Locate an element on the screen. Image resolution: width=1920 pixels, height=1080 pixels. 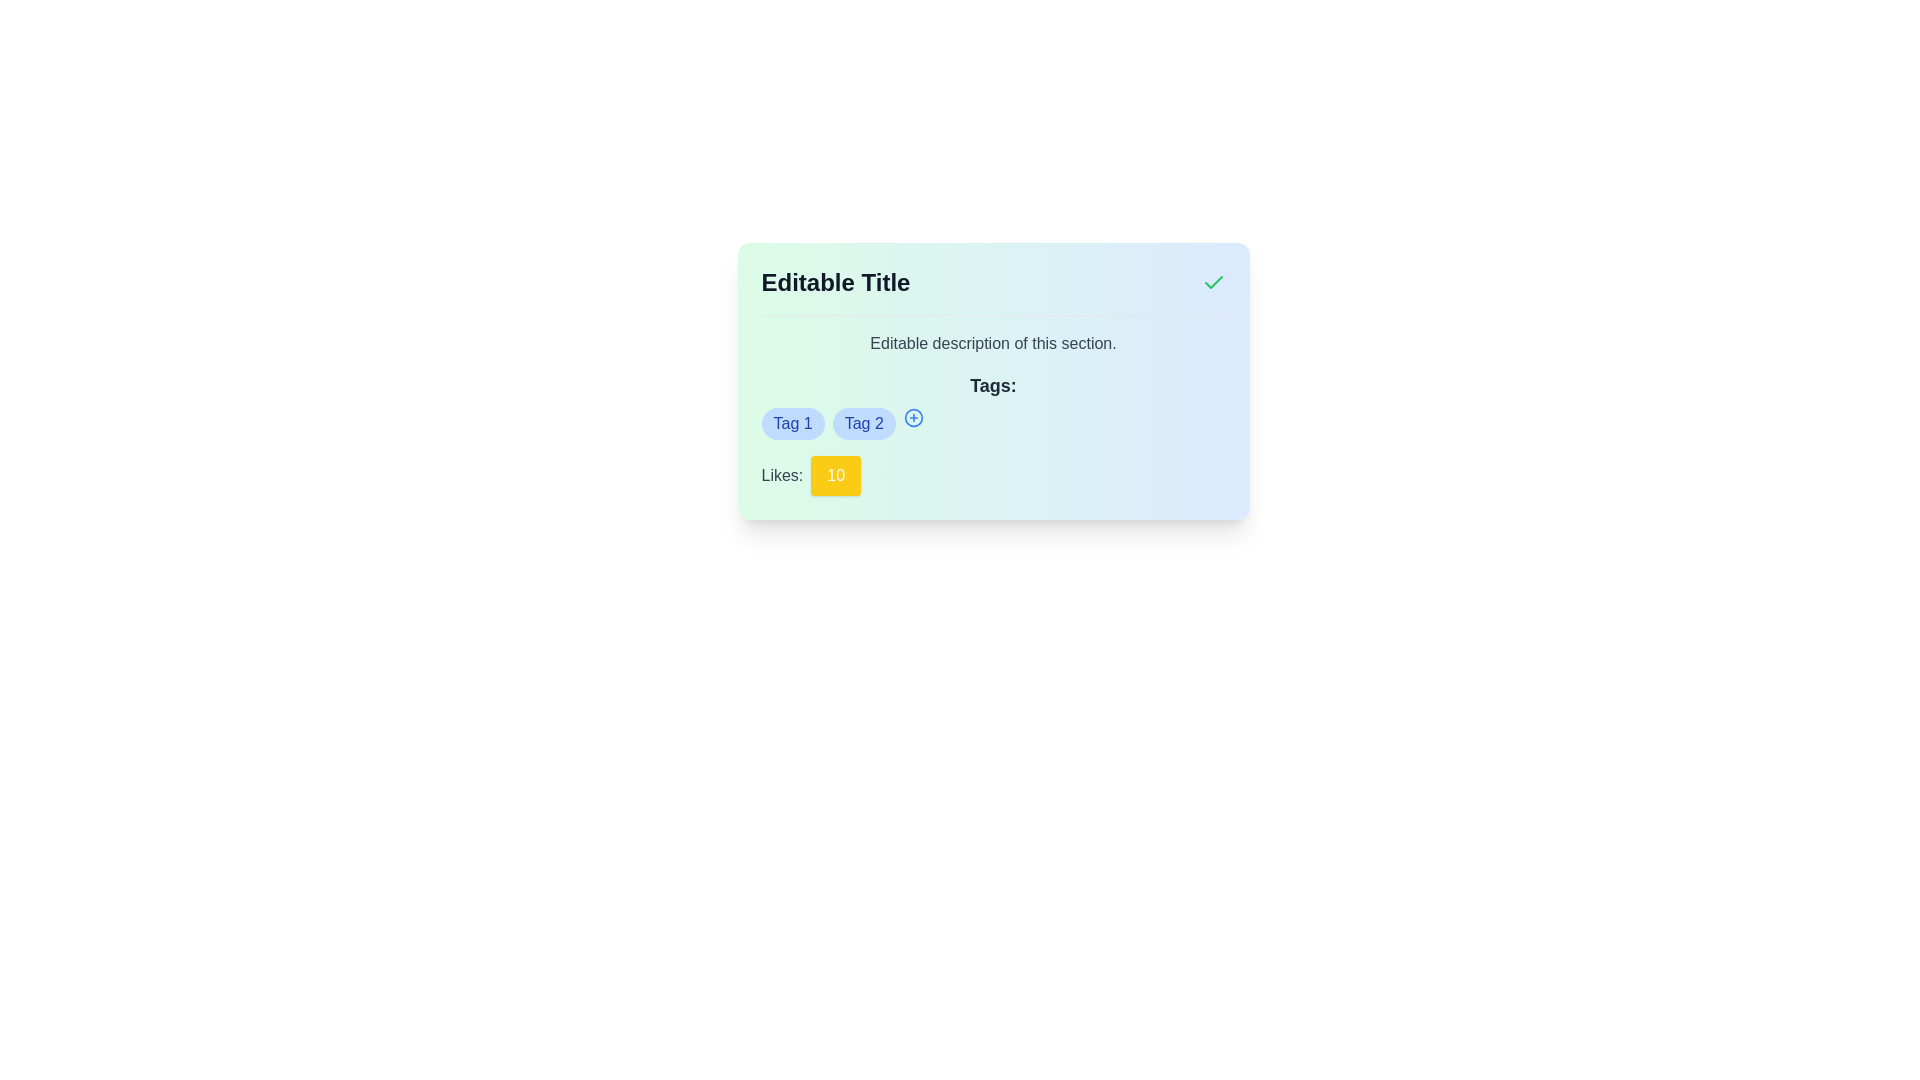
the center of the circular button with a blue outline and plus sign located in the 'Tags:' section, right of 'Tag 2' label is located at coordinates (912, 416).